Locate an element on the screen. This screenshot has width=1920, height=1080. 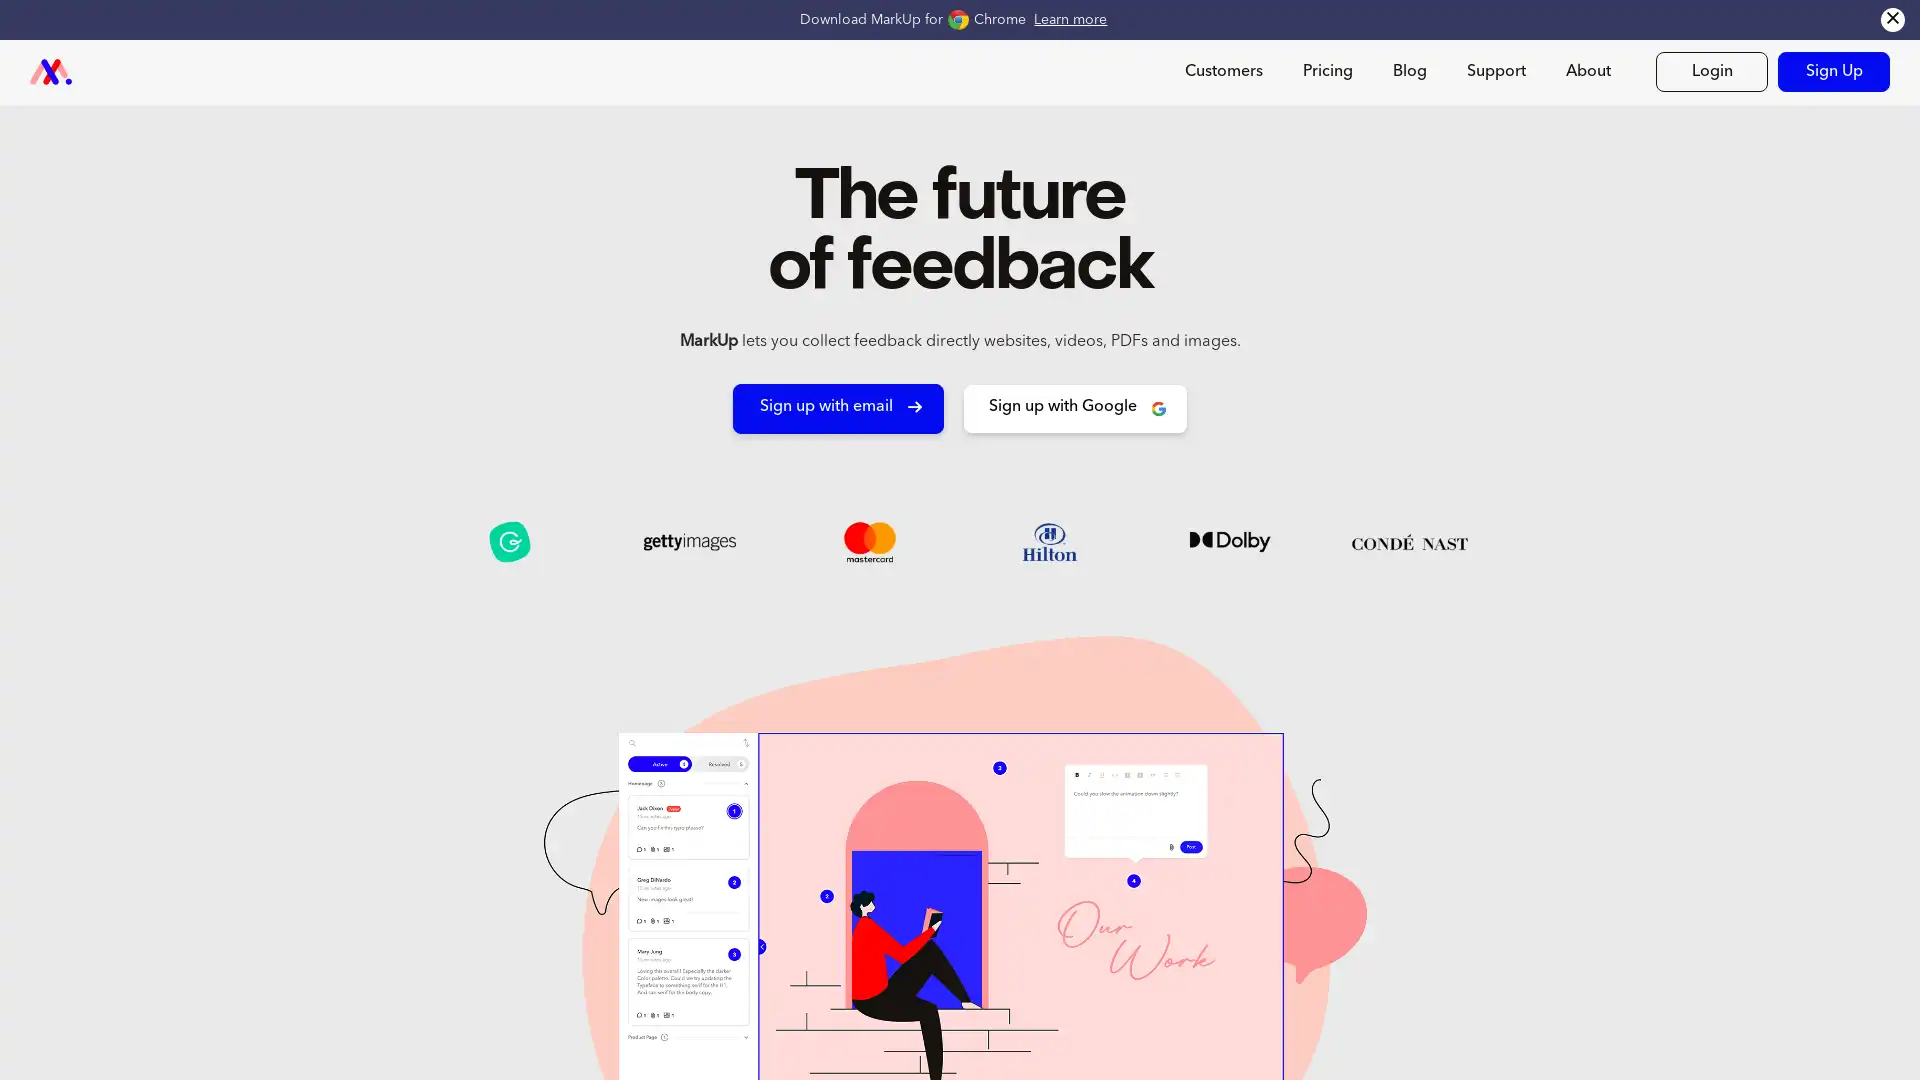
Close is located at coordinates (1890, 19).